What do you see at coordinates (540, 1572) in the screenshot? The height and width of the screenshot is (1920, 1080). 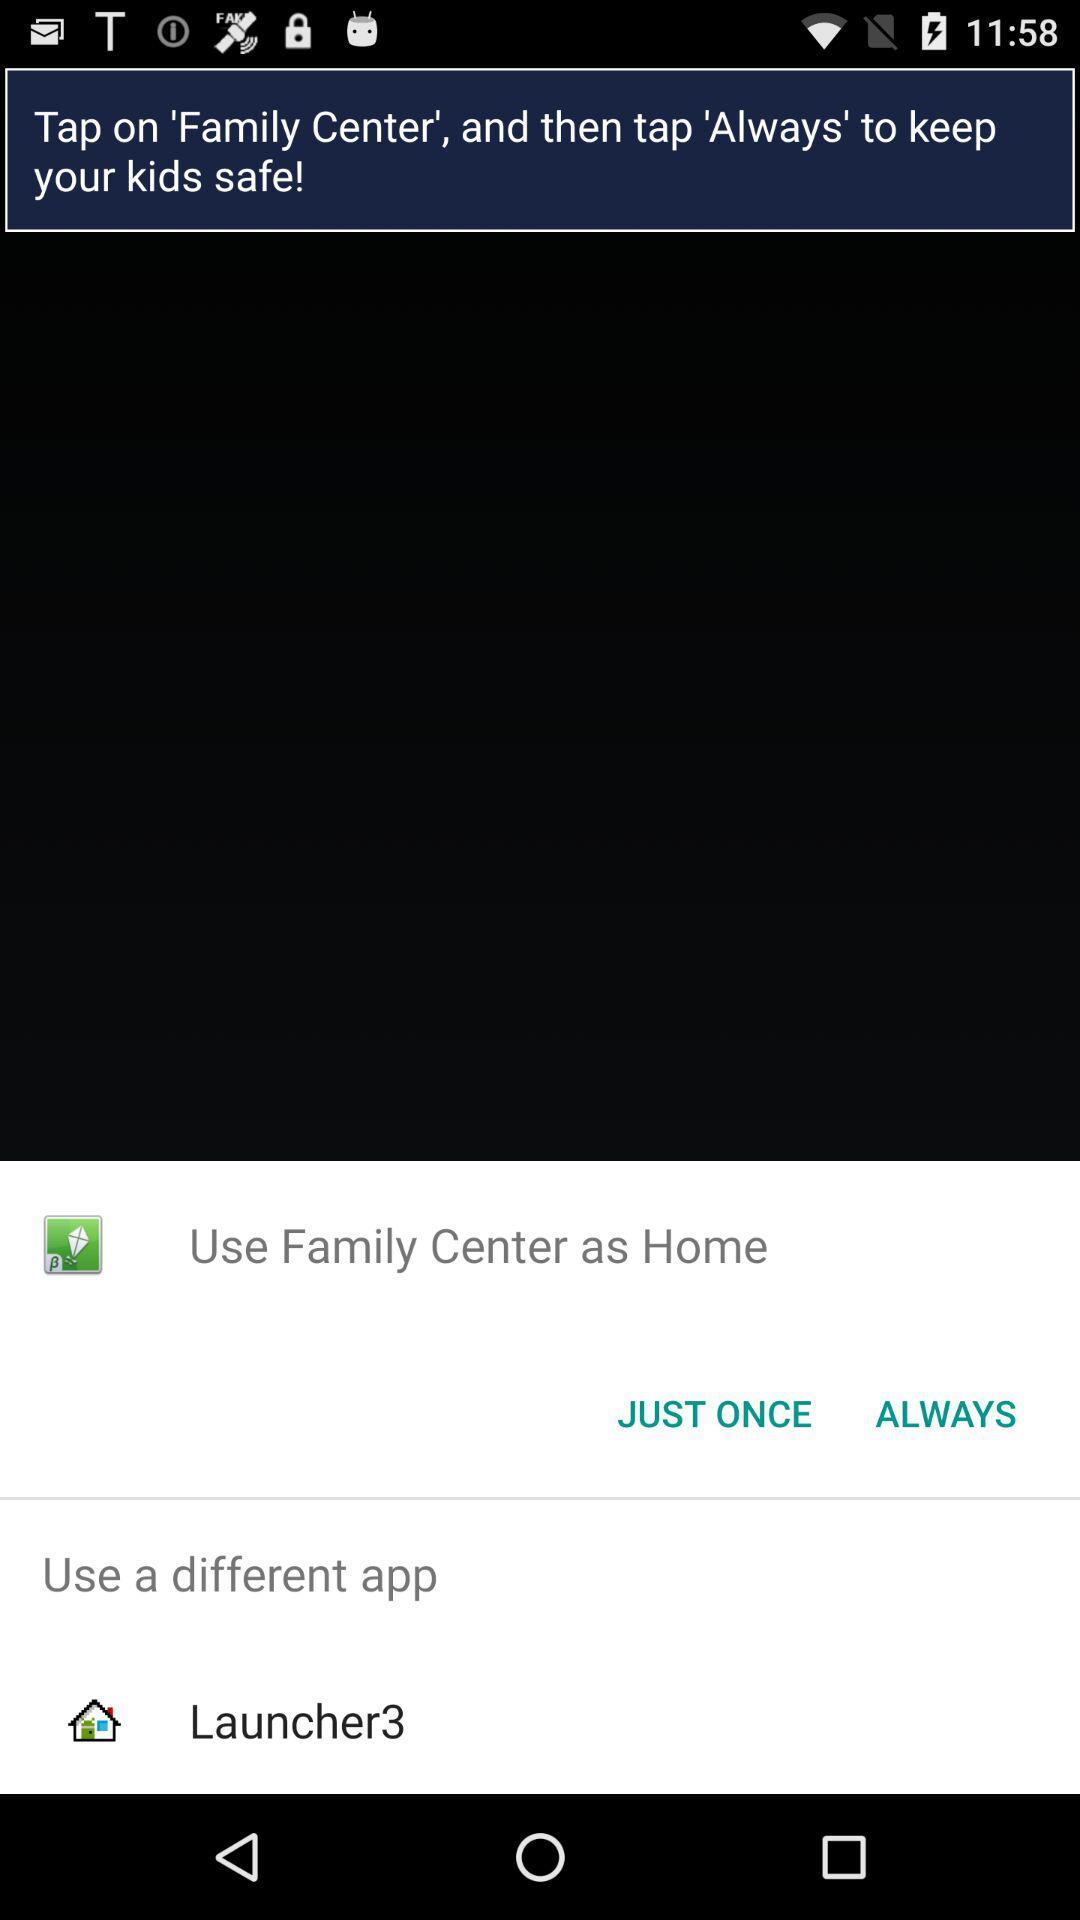 I see `icon above launcher3 app` at bounding box center [540, 1572].